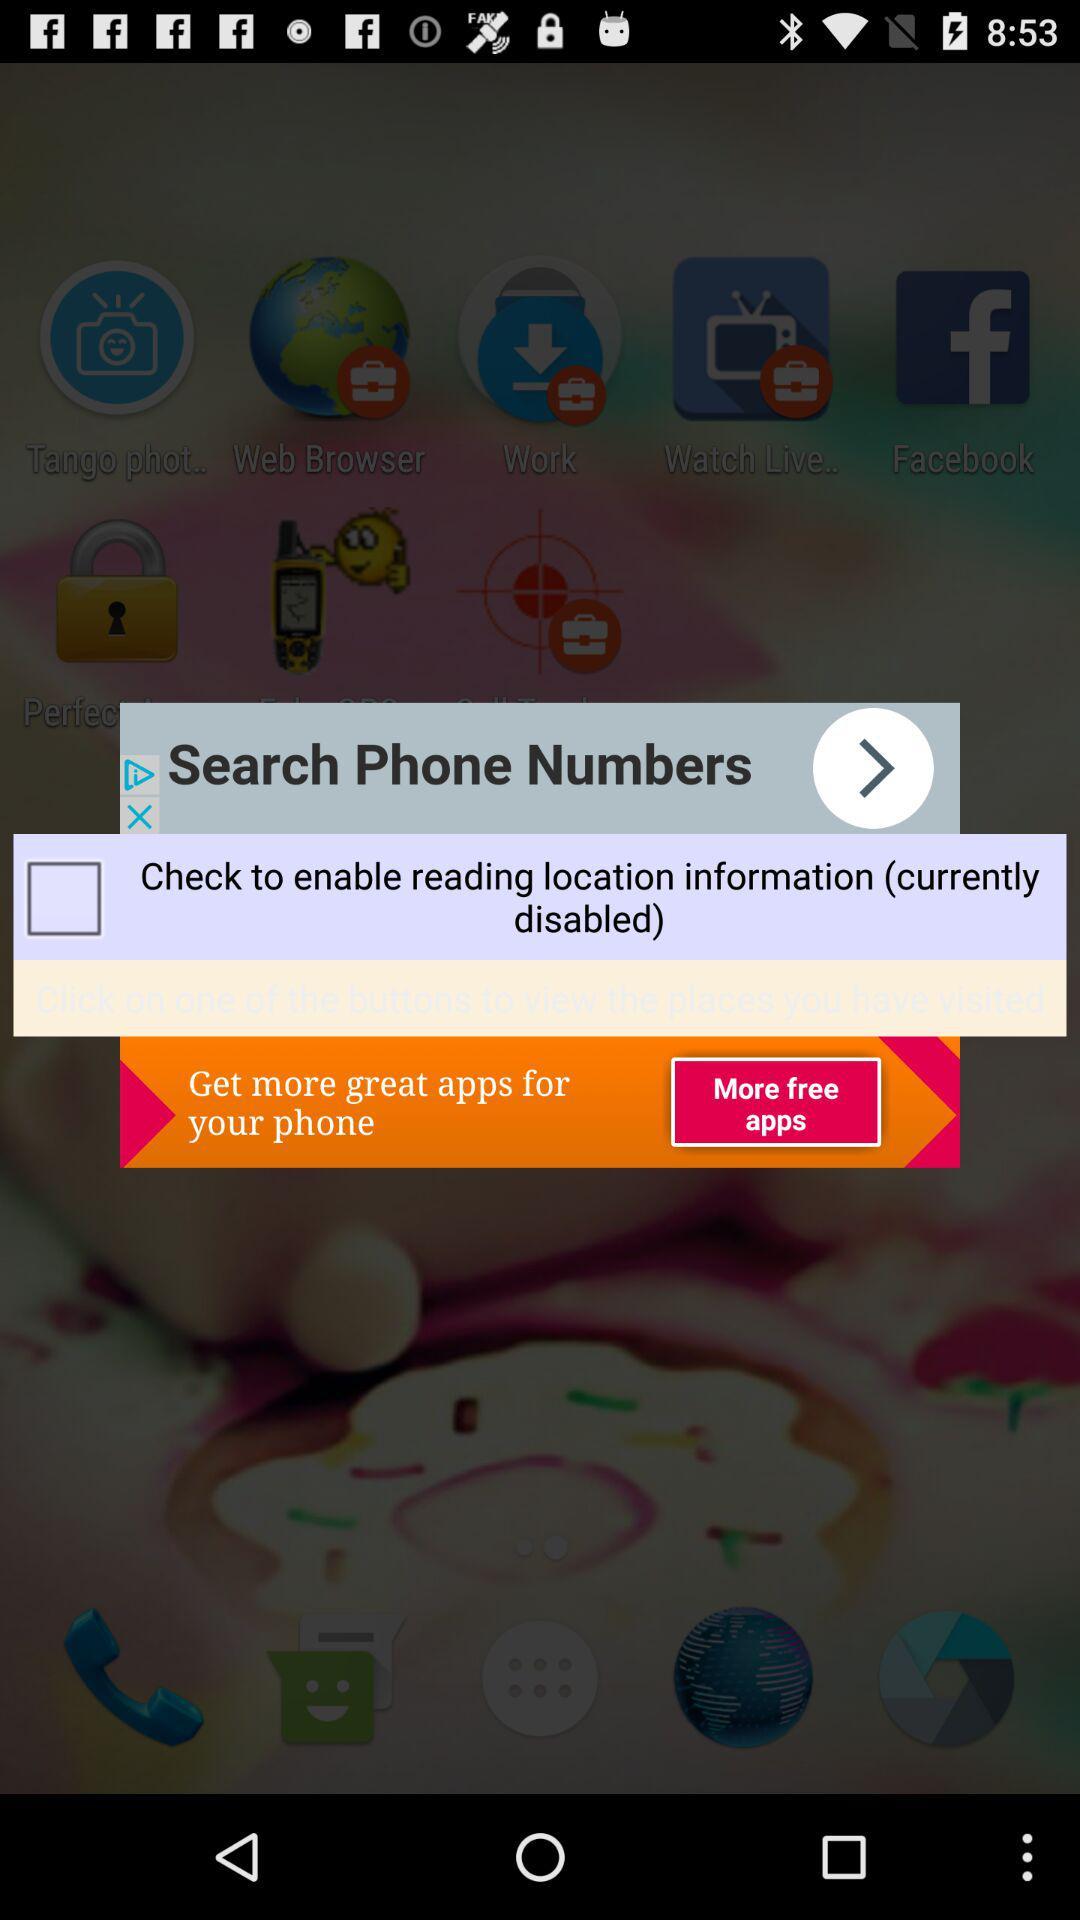 The width and height of the screenshot is (1080, 1920). I want to click on banner, so click(540, 767).